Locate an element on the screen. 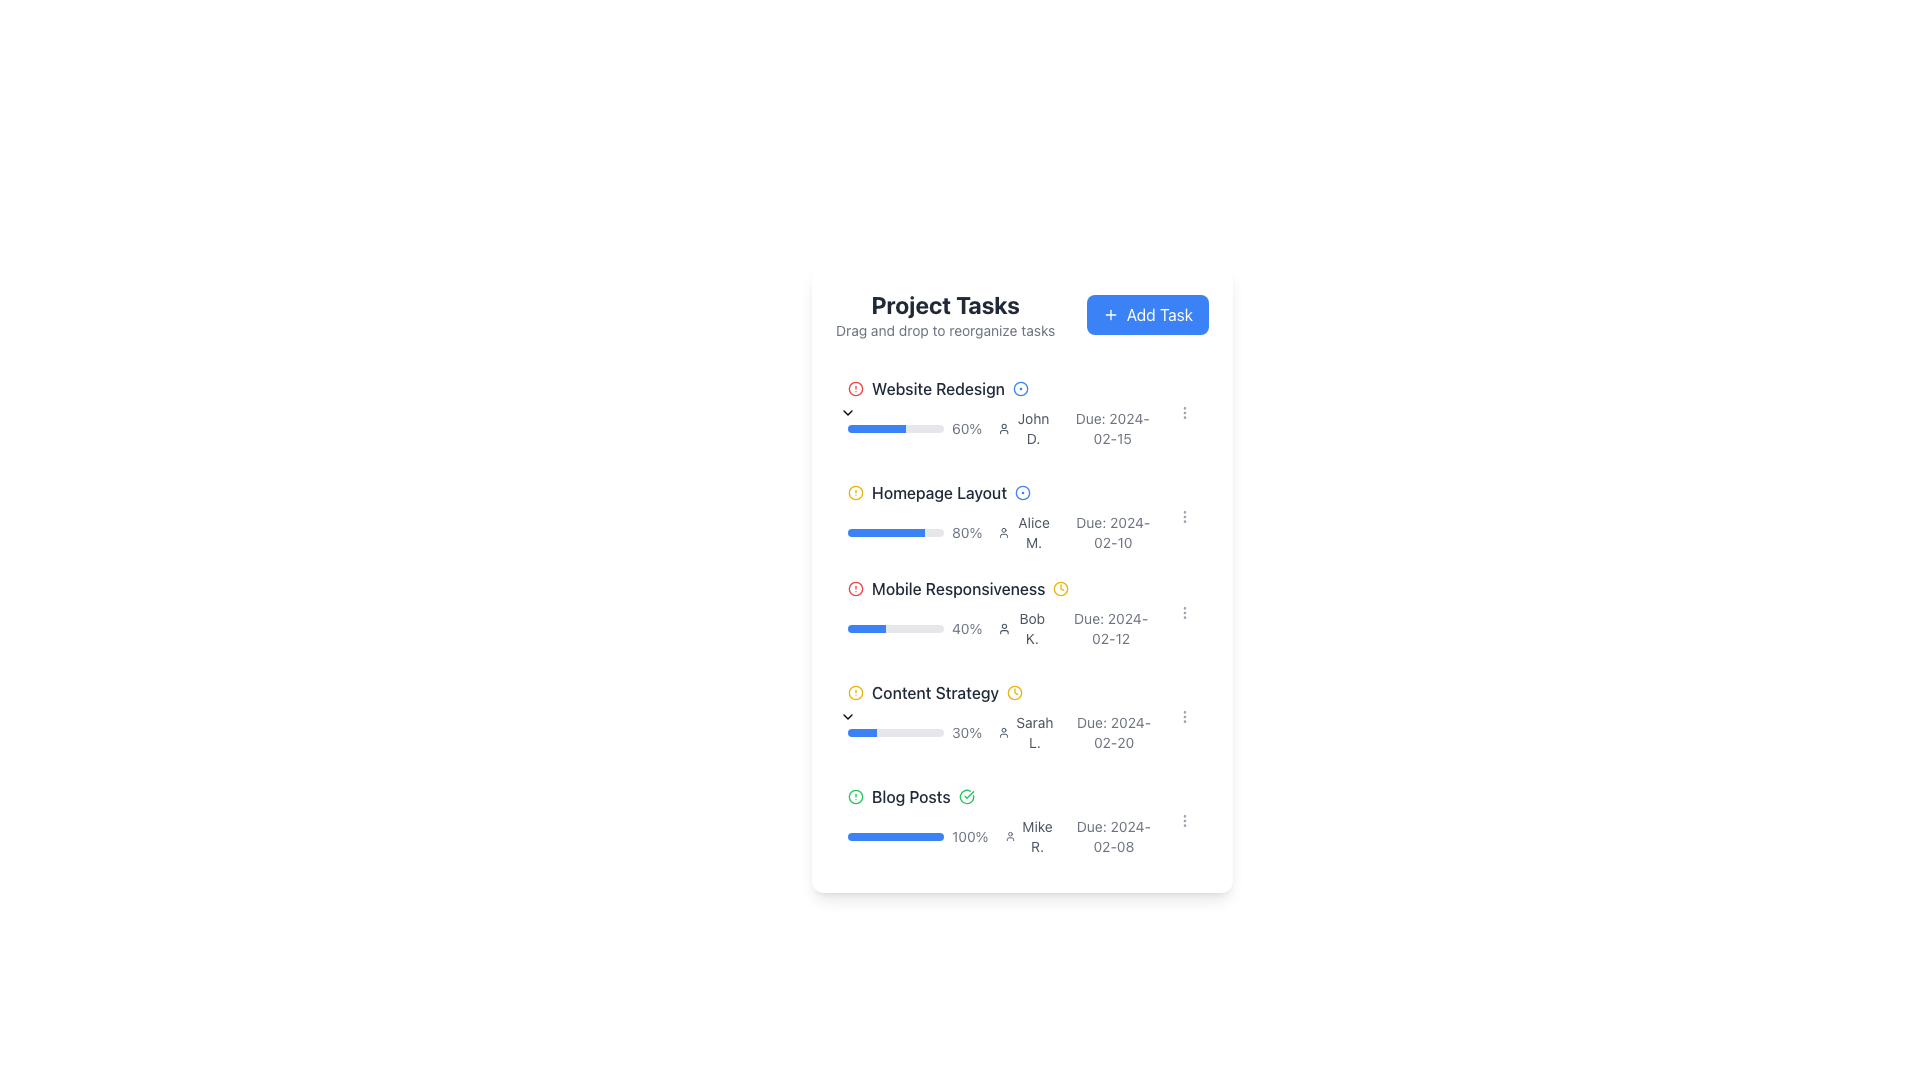 Image resolution: width=1920 pixels, height=1080 pixels. the interactive toggle icon located adjacent to the task name in the 'Content Strategy' task section to collapse or expand the task details is located at coordinates (848, 716).